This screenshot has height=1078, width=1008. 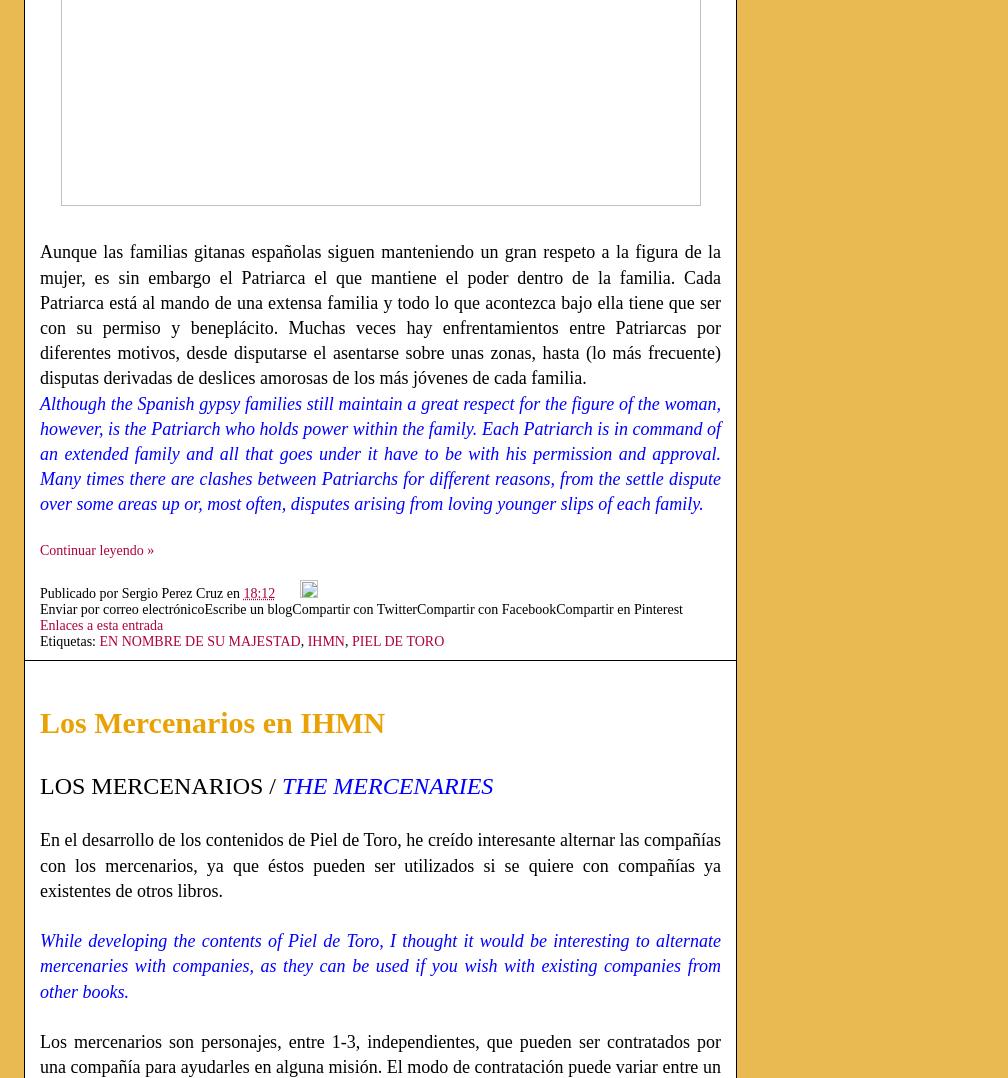 What do you see at coordinates (258, 592) in the screenshot?
I see `'18:12'` at bounding box center [258, 592].